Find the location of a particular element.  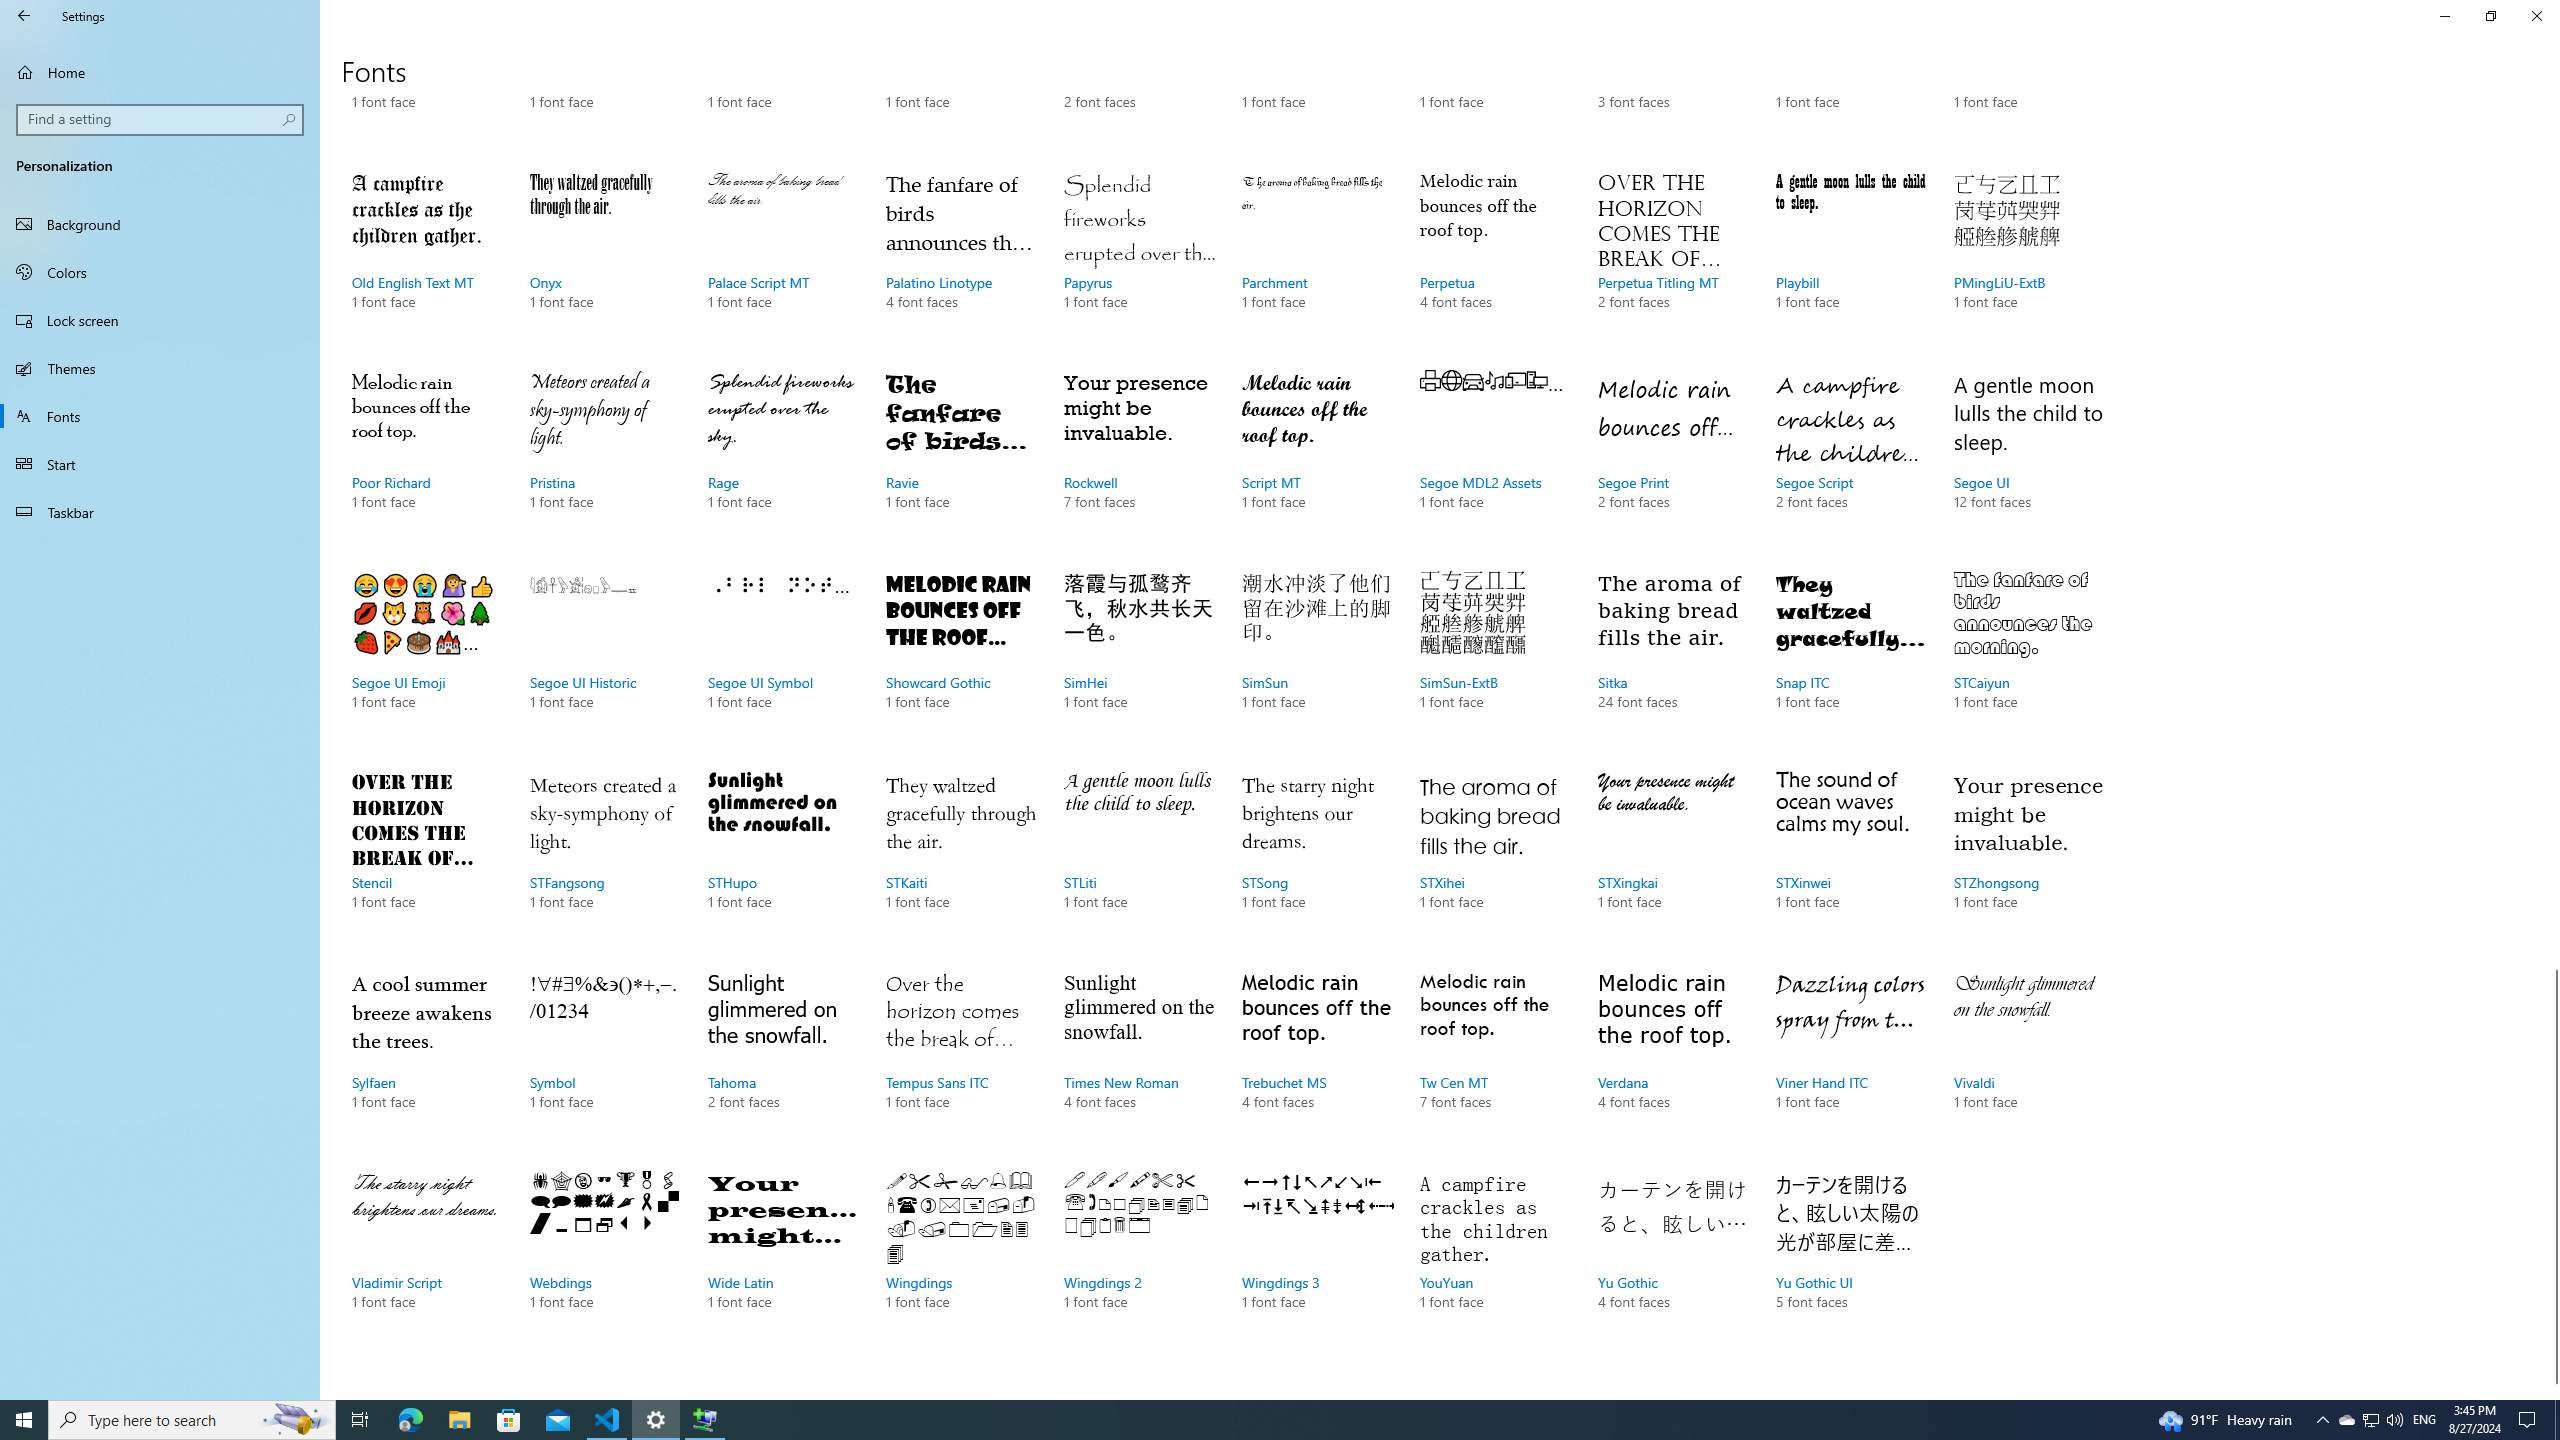

'Rage, 1 font face' is located at coordinates (782, 460).